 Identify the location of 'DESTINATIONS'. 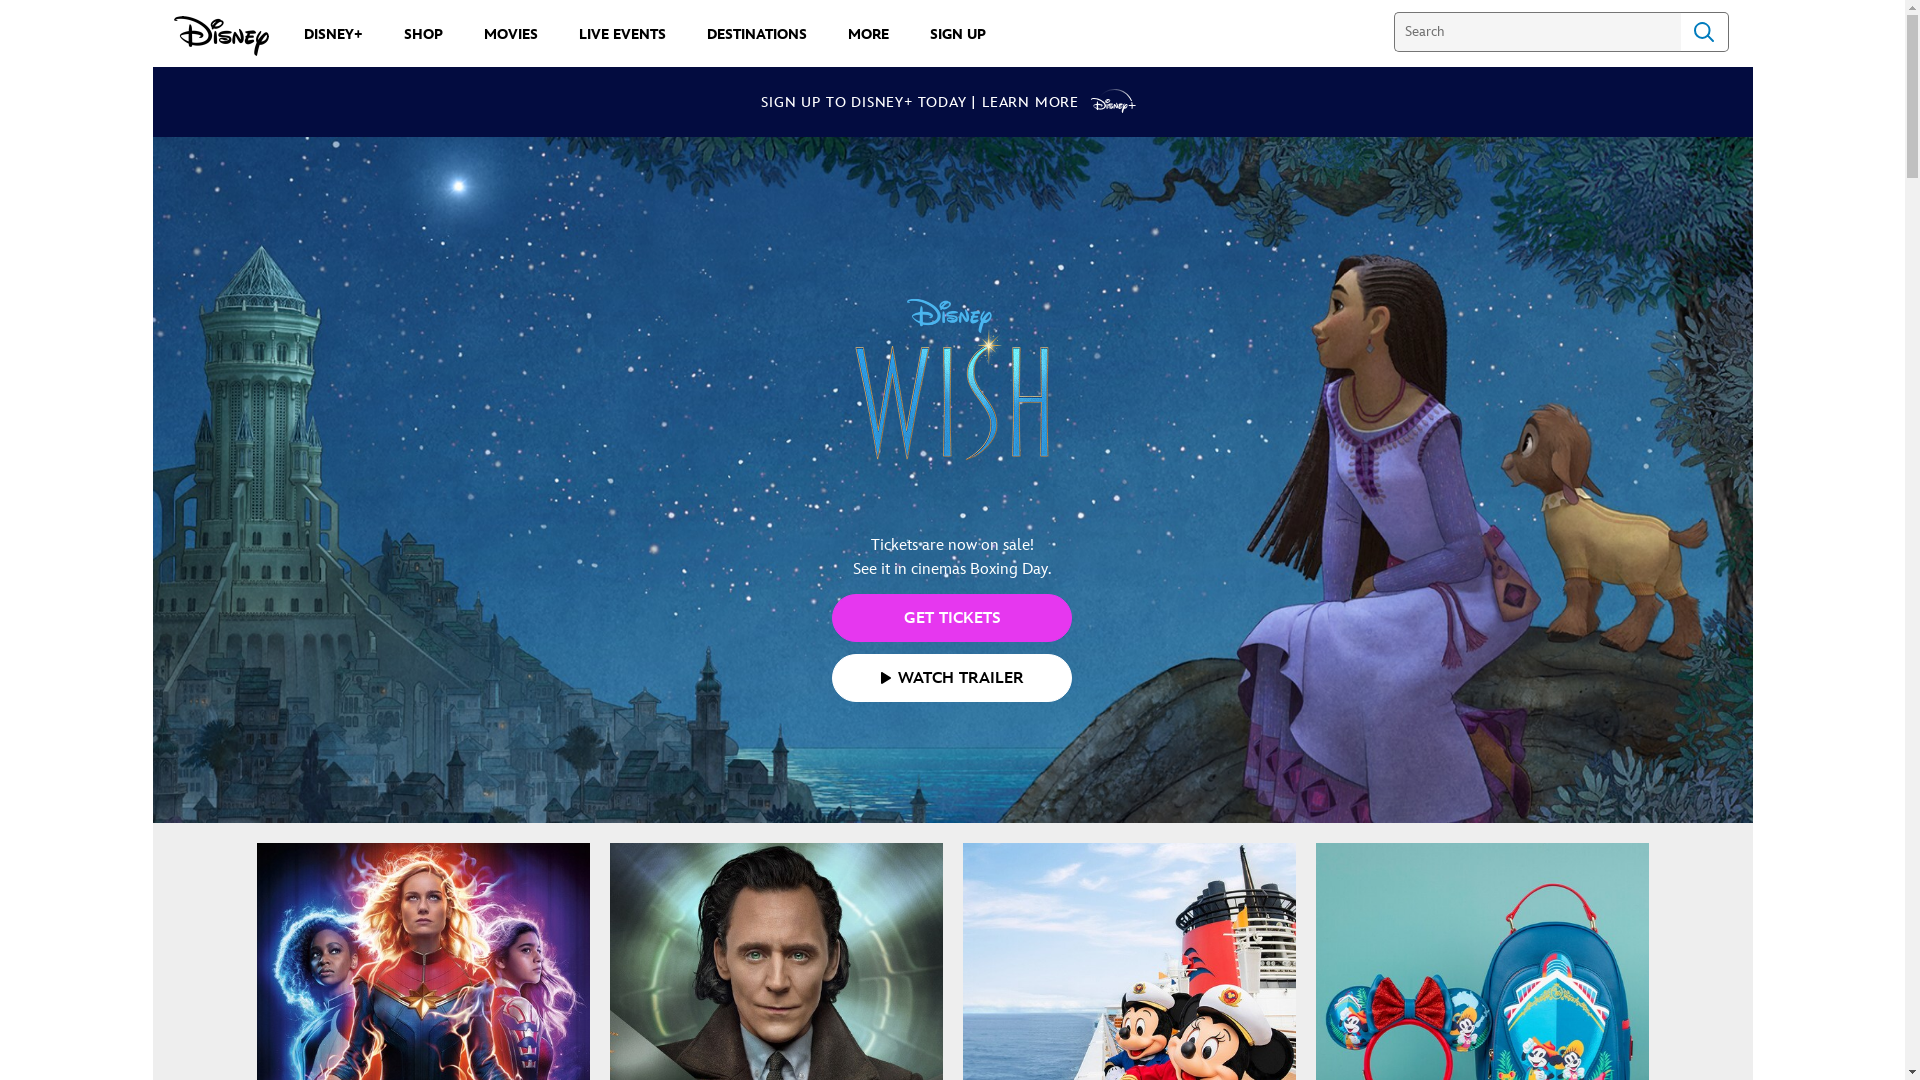
(754, 33).